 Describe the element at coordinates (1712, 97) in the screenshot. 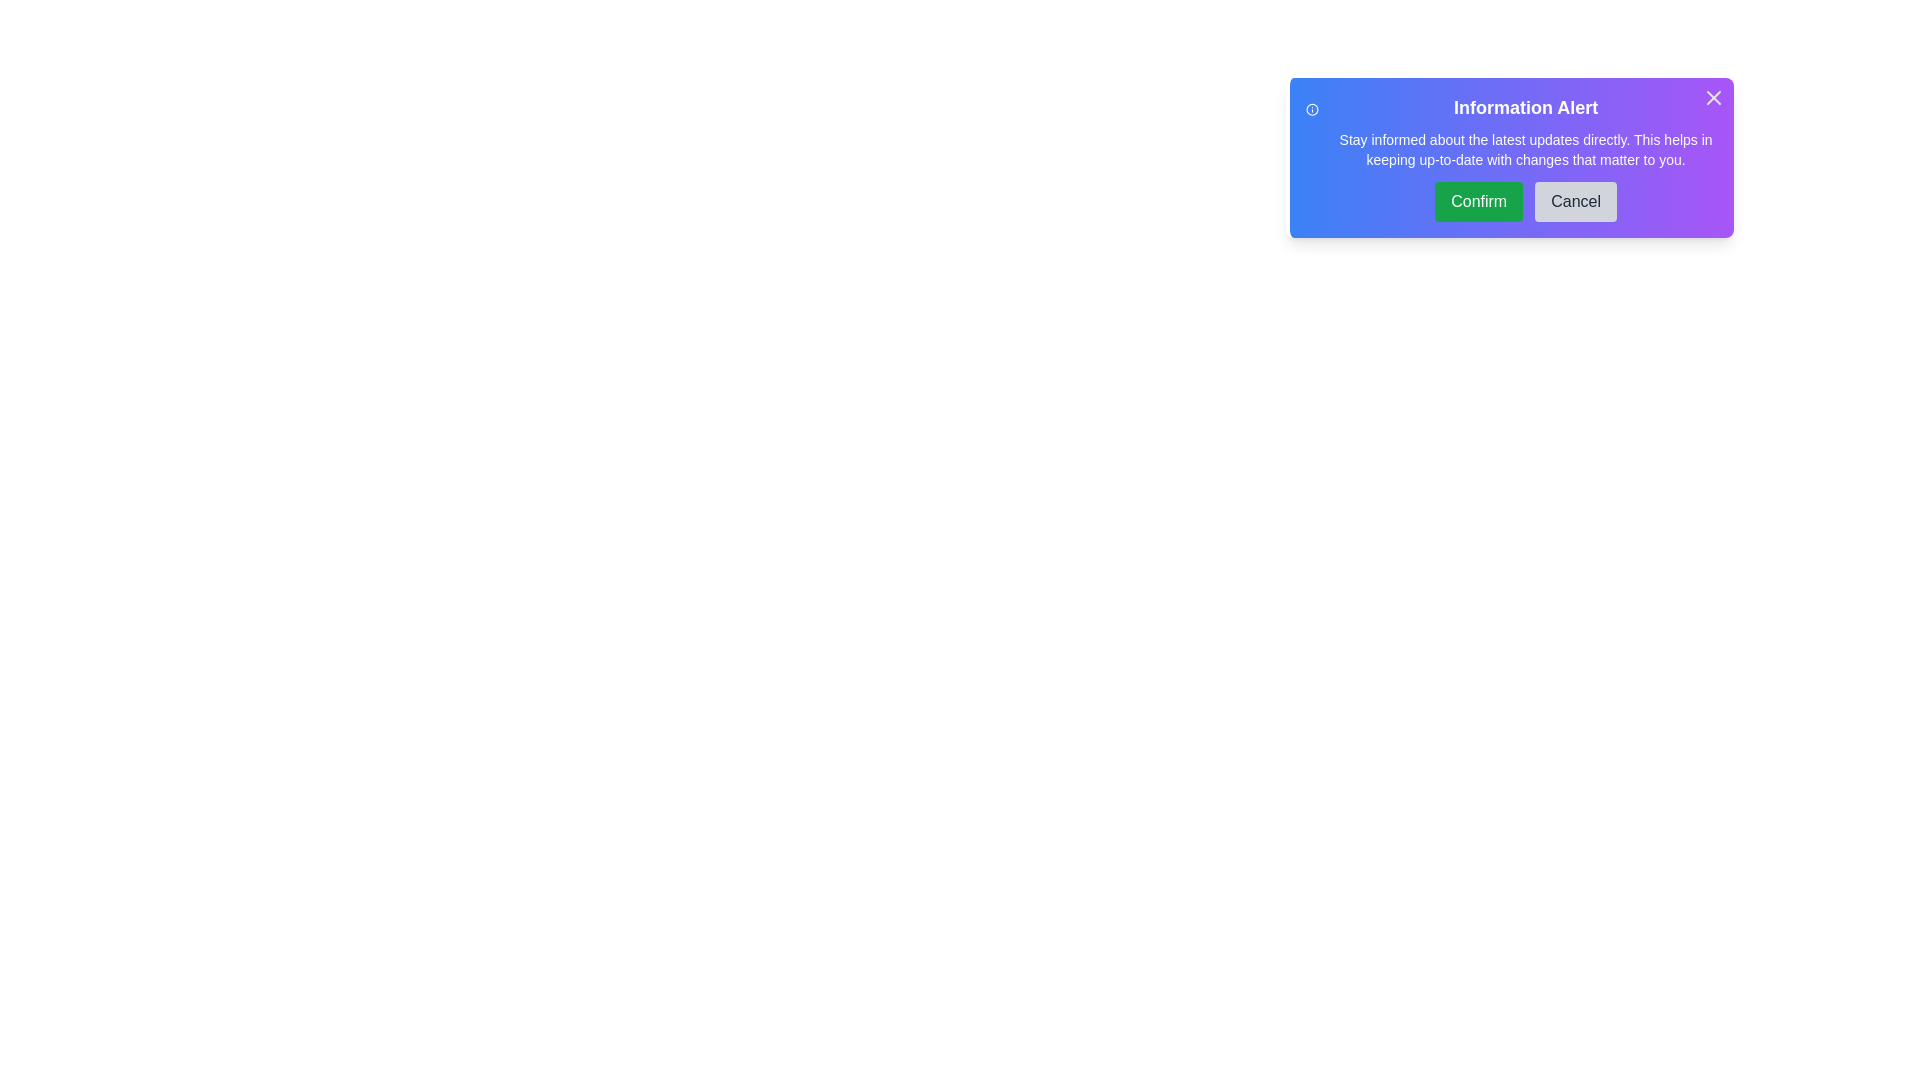

I see `close button (X) on the alert to dismiss it` at that location.